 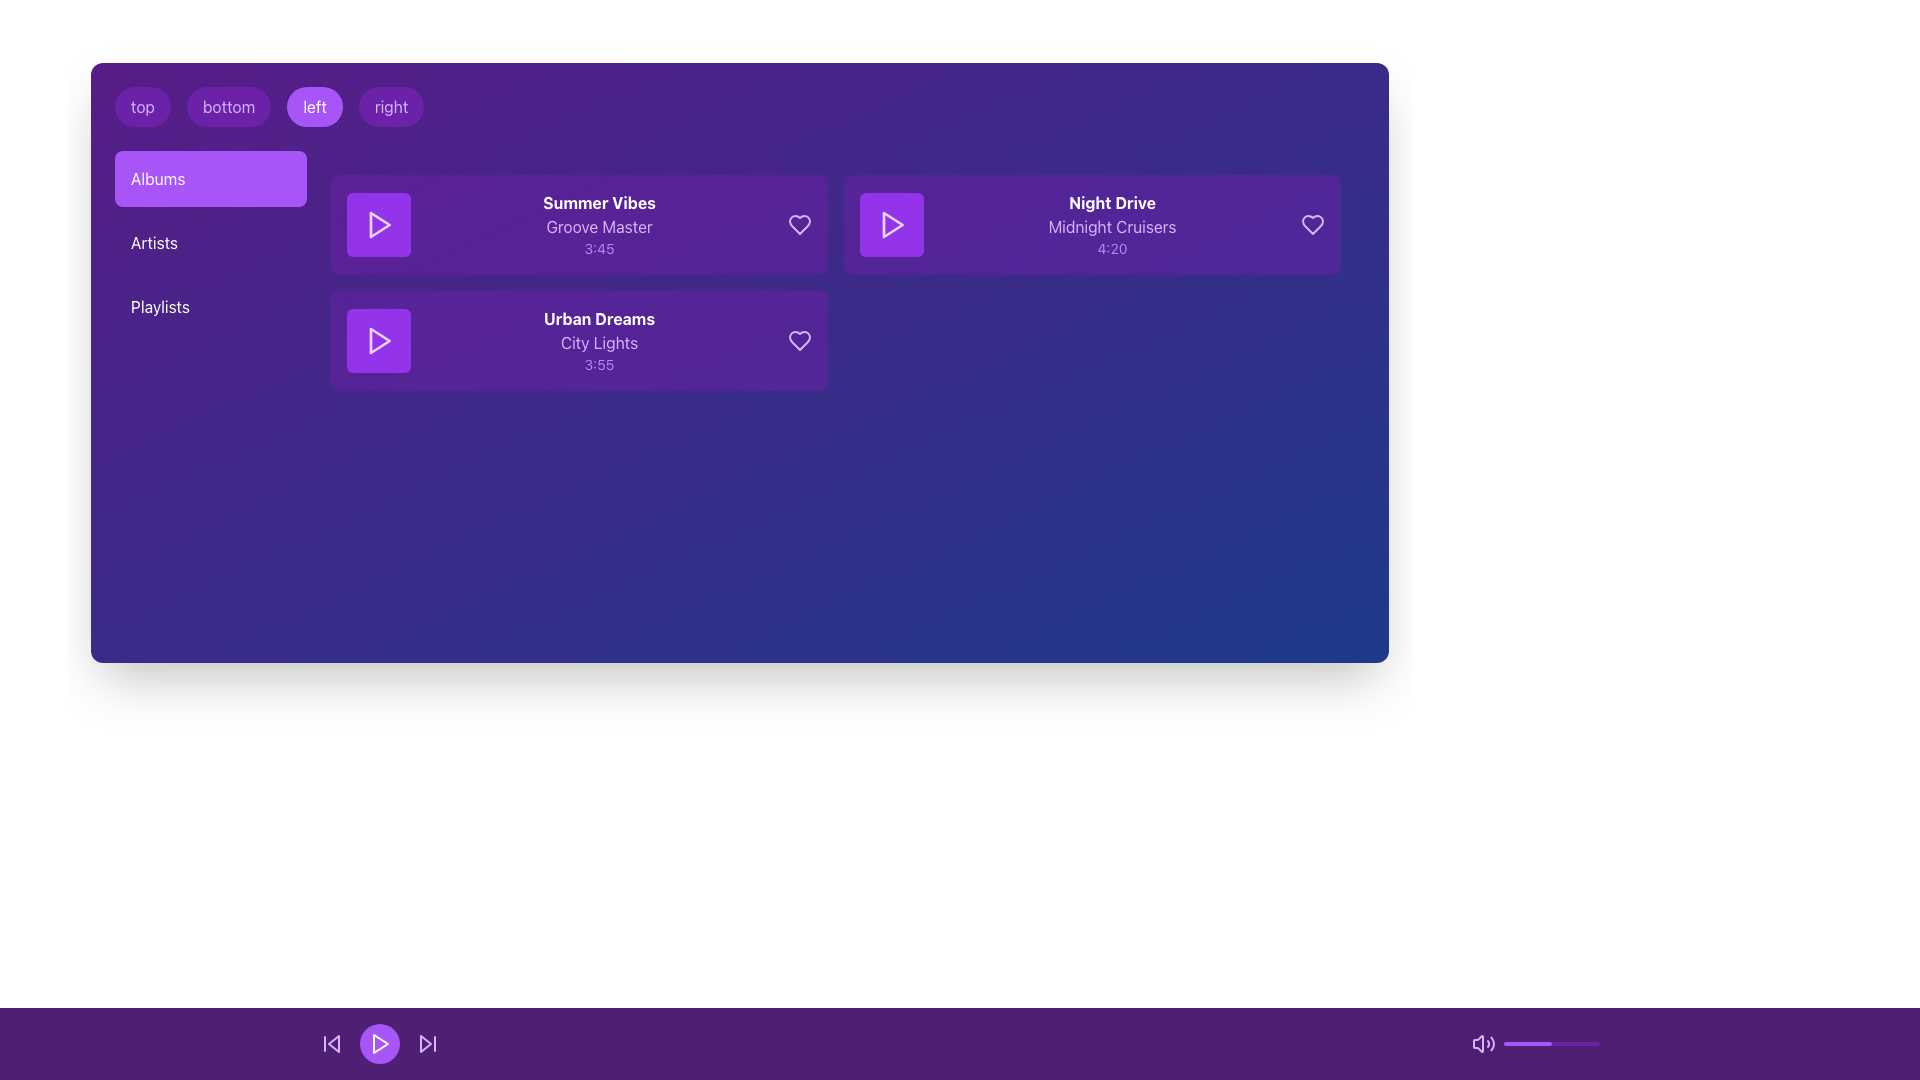 What do you see at coordinates (1590, 1043) in the screenshot?
I see `the volume level` at bounding box center [1590, 1043].